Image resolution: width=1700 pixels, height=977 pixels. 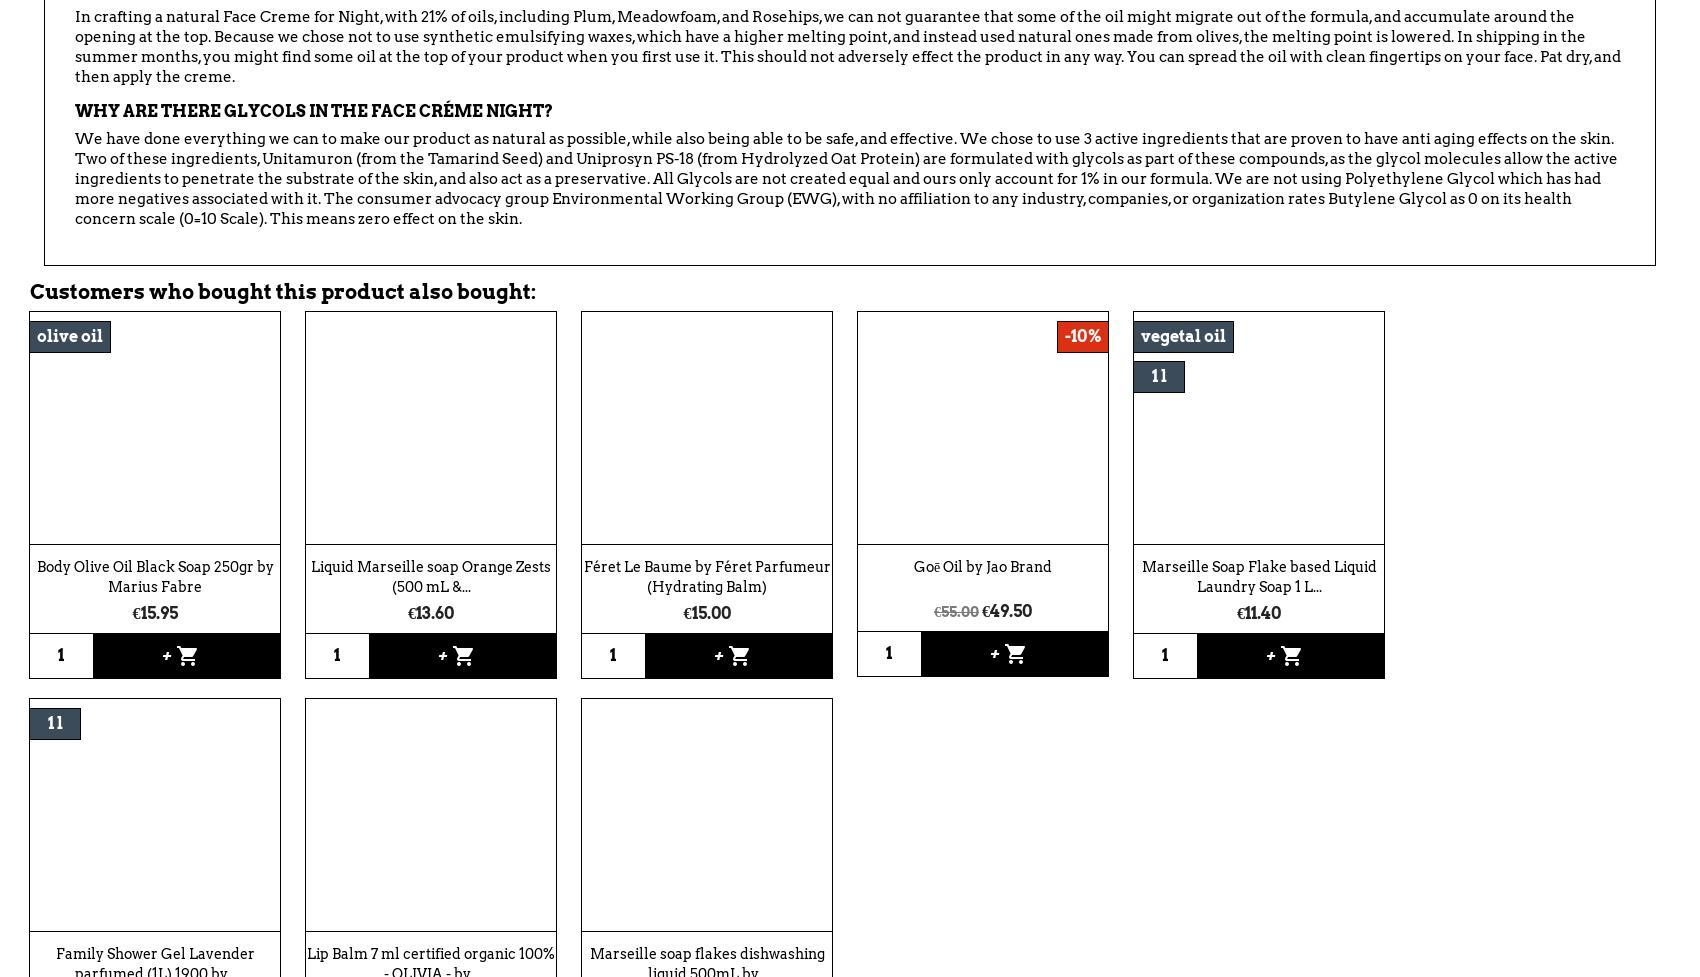 What do you see at coordinates (313, 111) in the screenshot?
I see `'WHY ARE THERE GLYCOLS IN THE FACE CRÉME NIGHT?'` at bounding box center [313, 111].